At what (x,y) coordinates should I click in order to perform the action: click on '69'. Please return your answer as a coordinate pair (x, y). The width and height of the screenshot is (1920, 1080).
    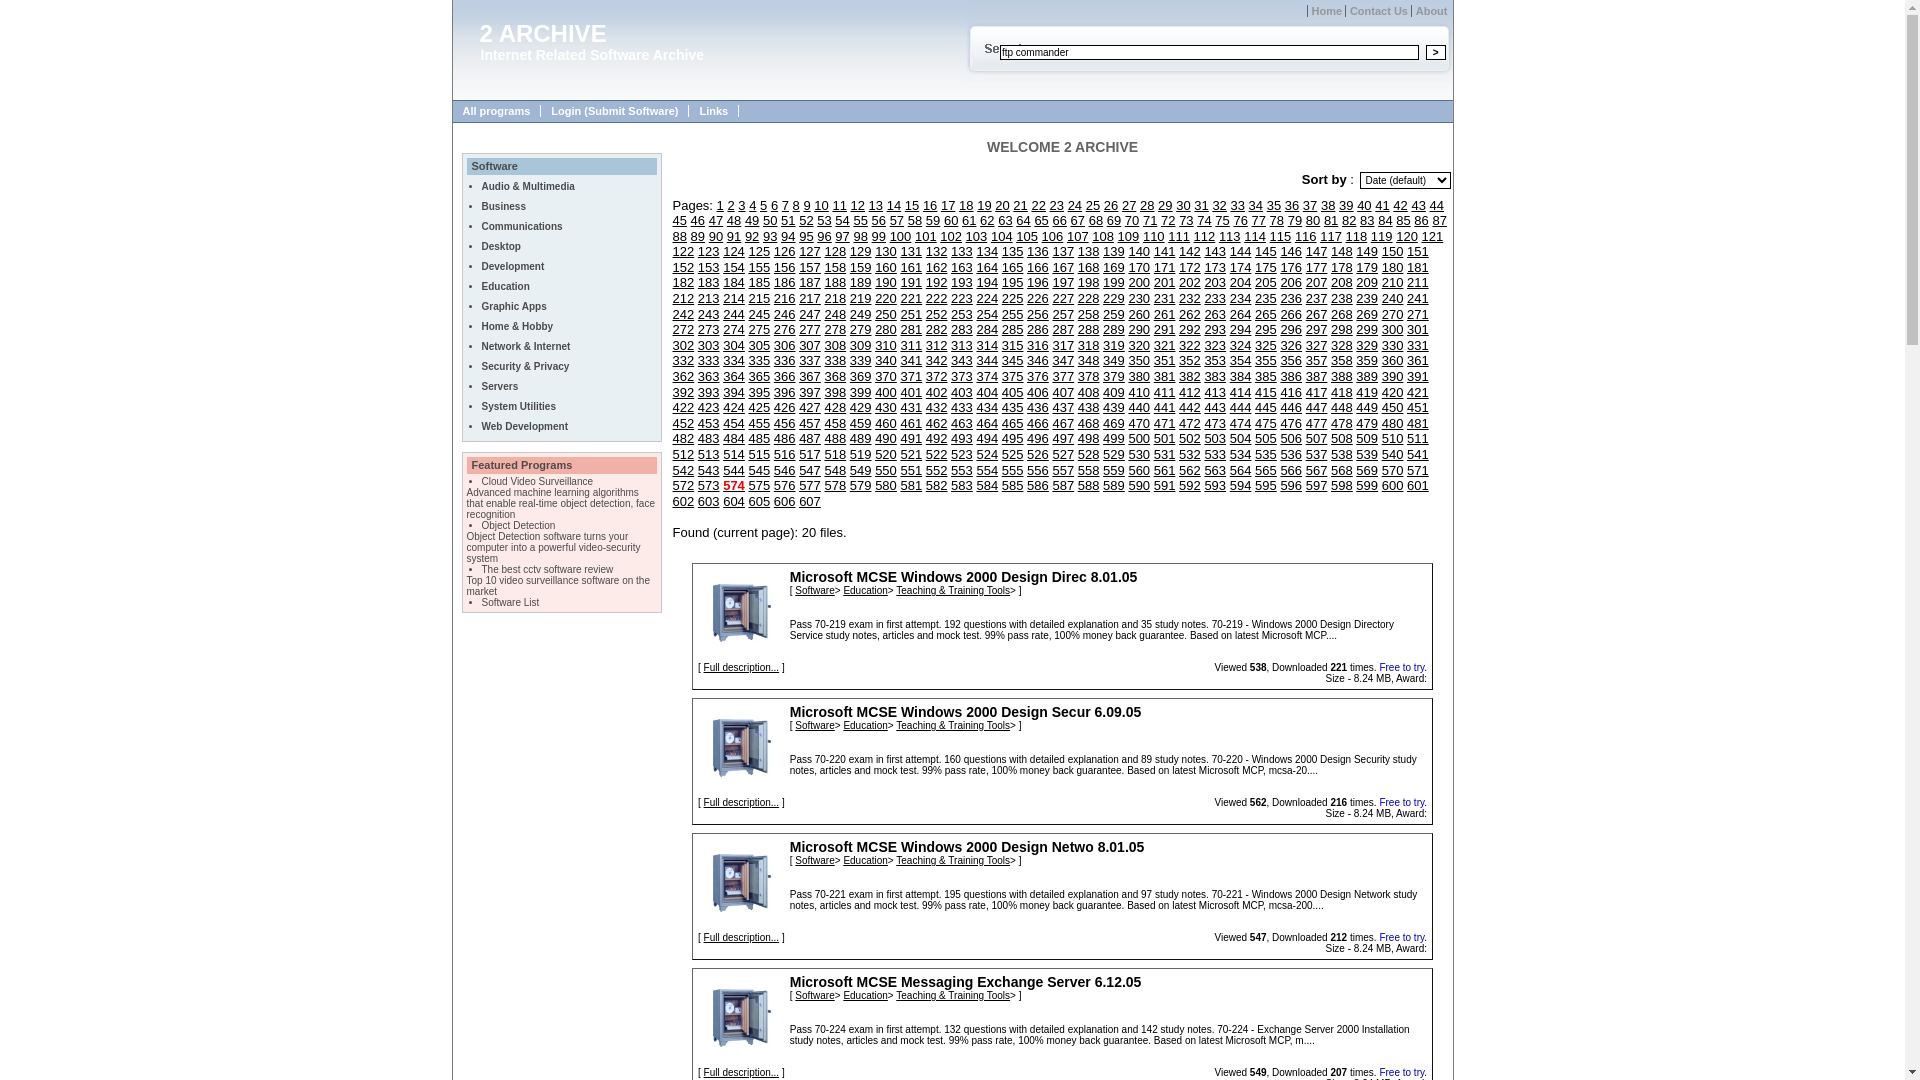
    Looking at the image, I should click on (1106, 220).